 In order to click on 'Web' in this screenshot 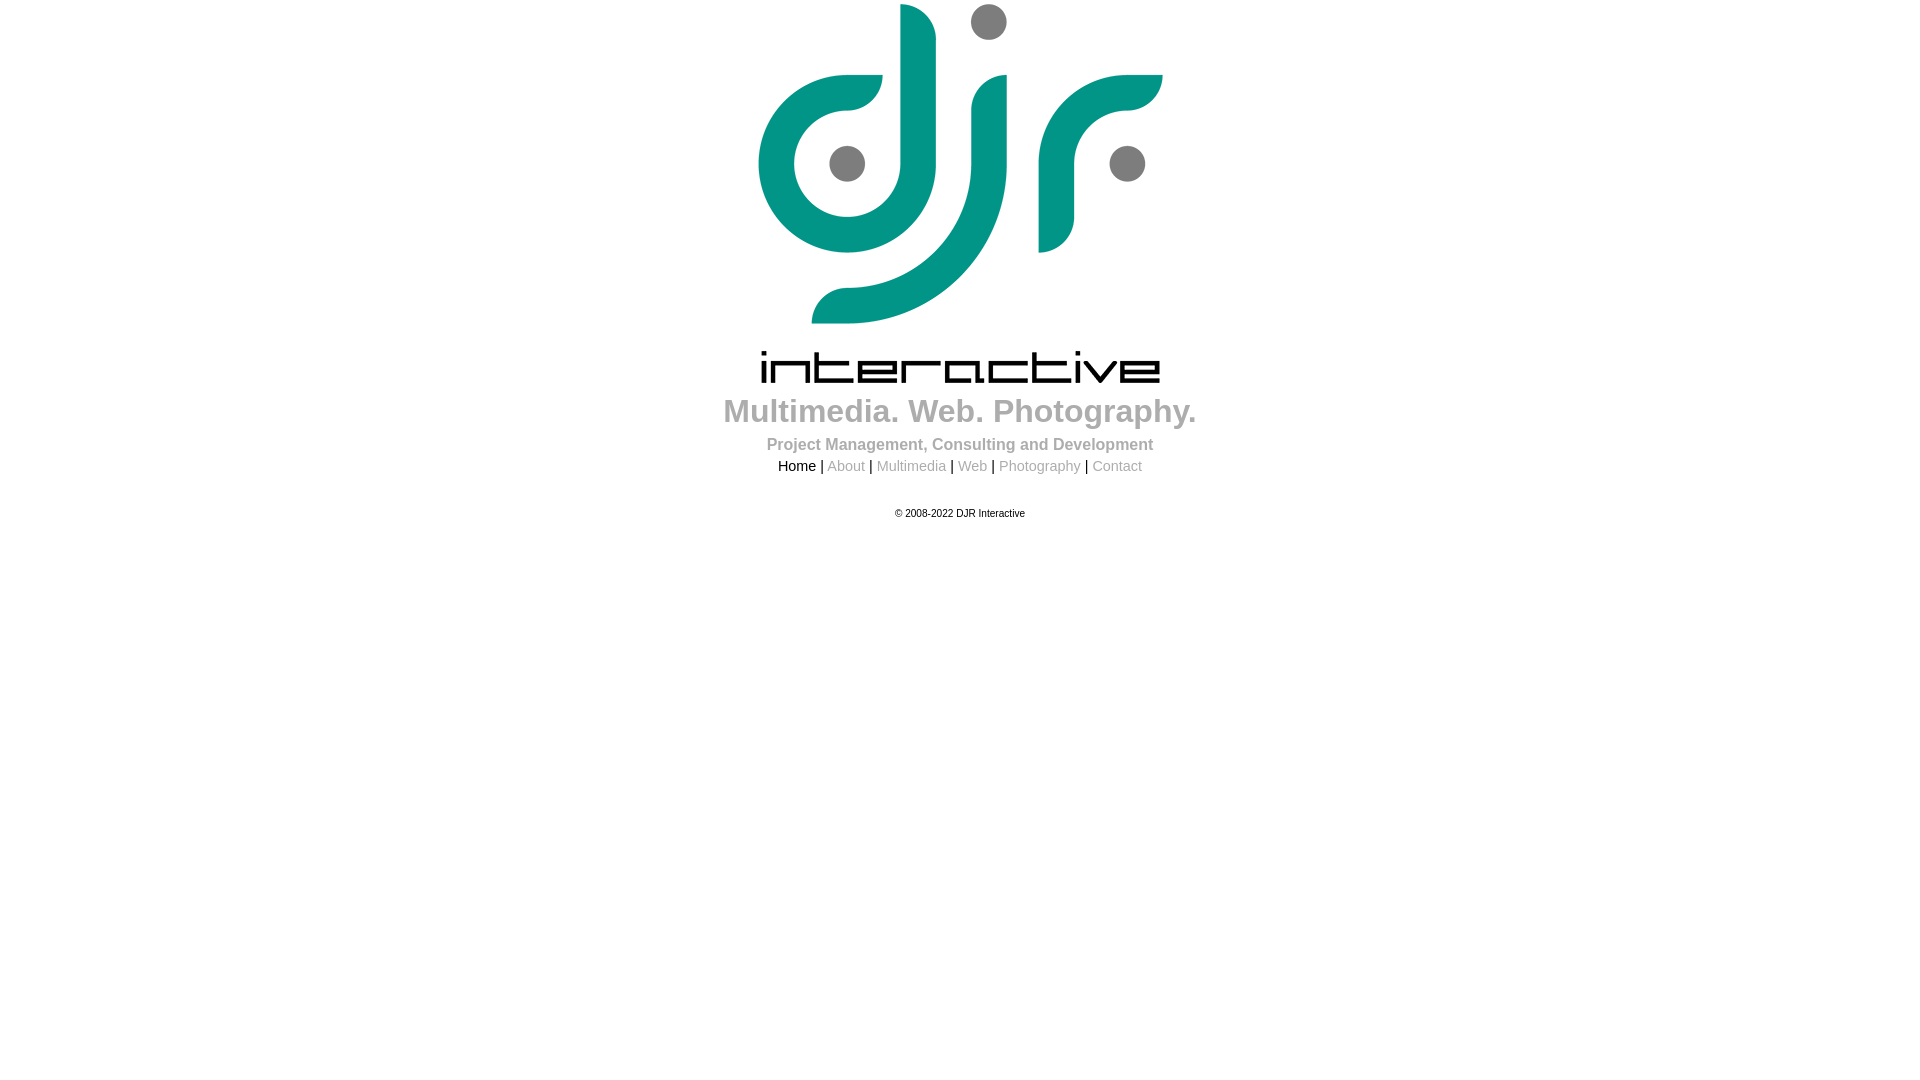, I will do `click(972, 466)`.